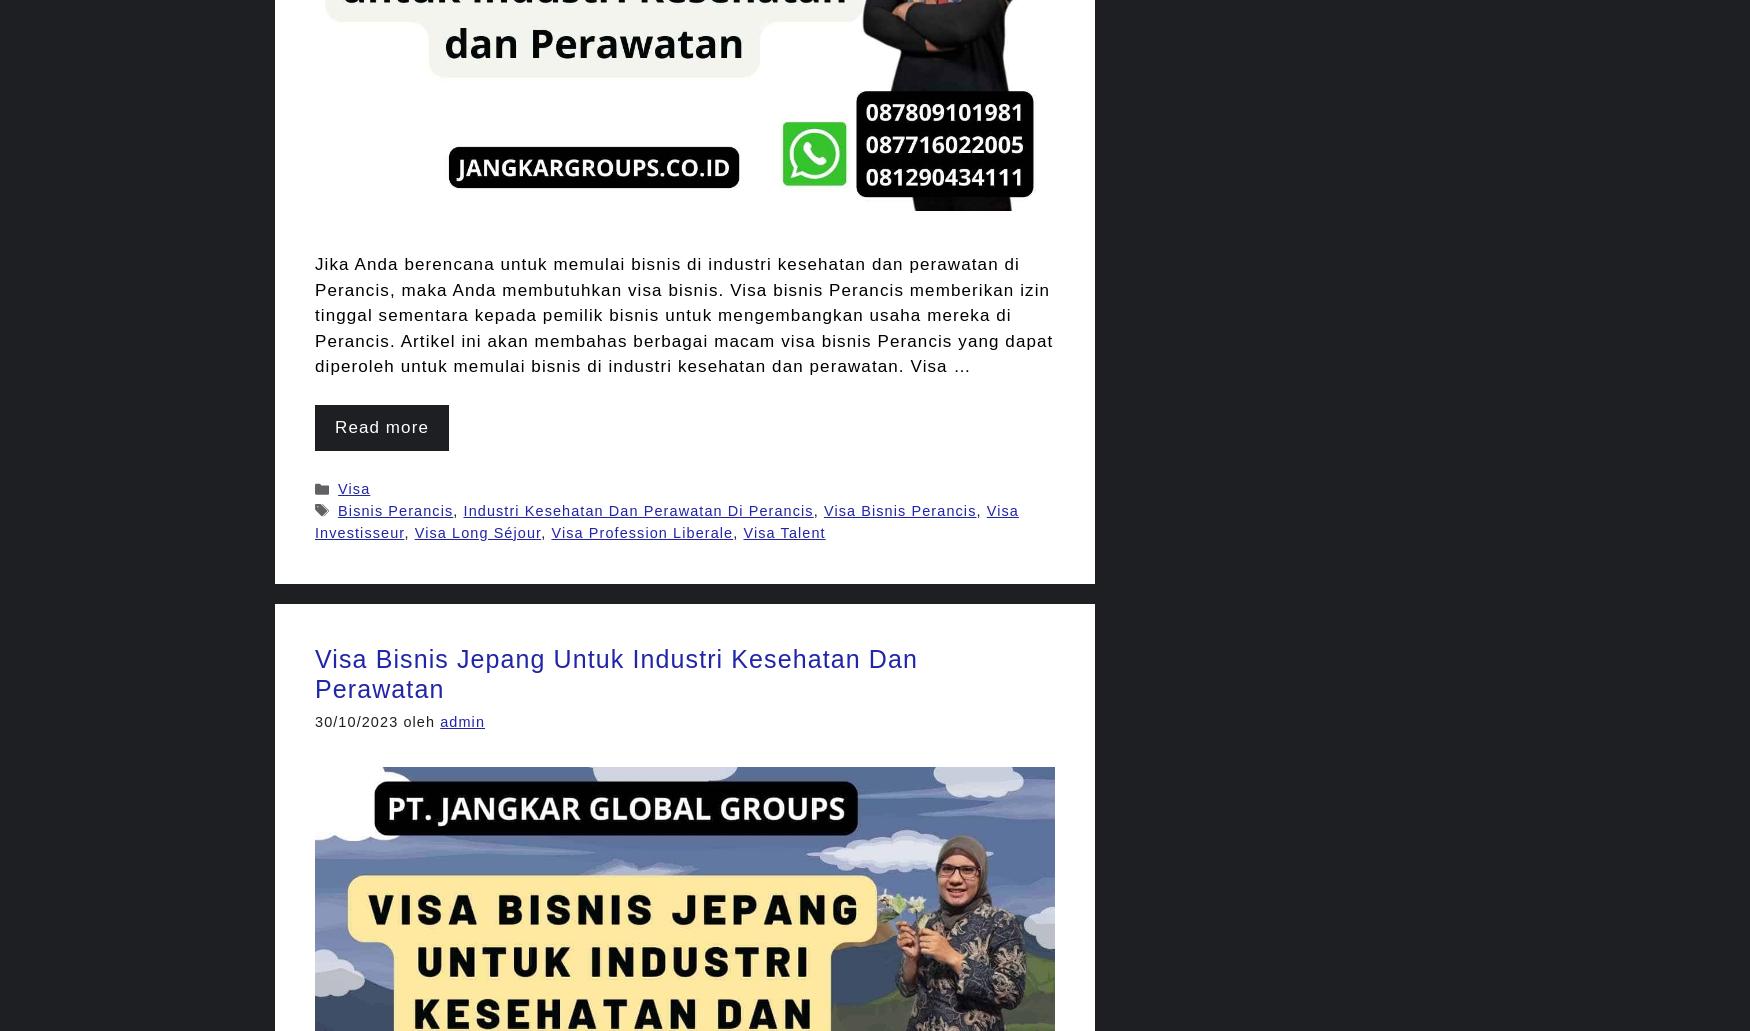  I want to click on 'Visa Profession Liberale', so click(641, 530).